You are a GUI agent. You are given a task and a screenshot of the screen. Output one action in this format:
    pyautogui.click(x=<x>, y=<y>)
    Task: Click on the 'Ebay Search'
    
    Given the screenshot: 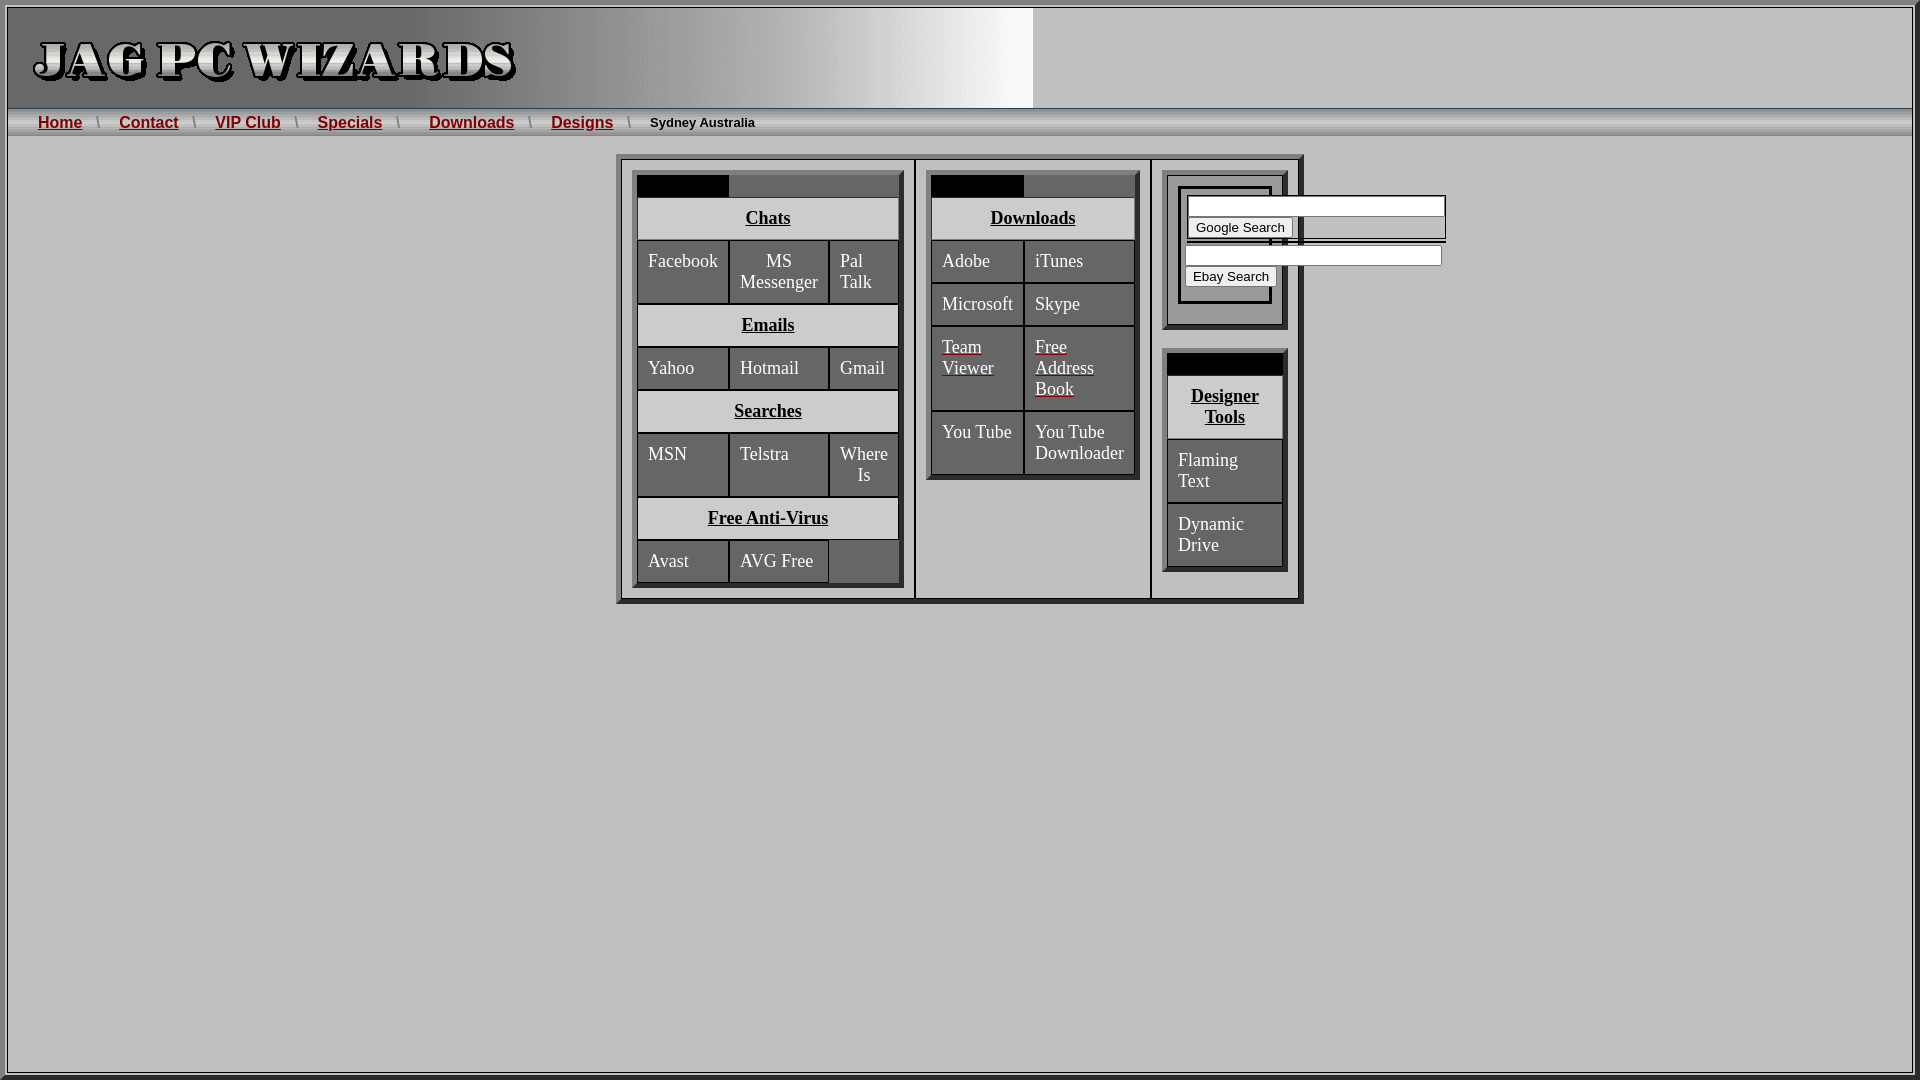 What is the action you would take?
    pyautogui.click(x=1229, y=276)
    